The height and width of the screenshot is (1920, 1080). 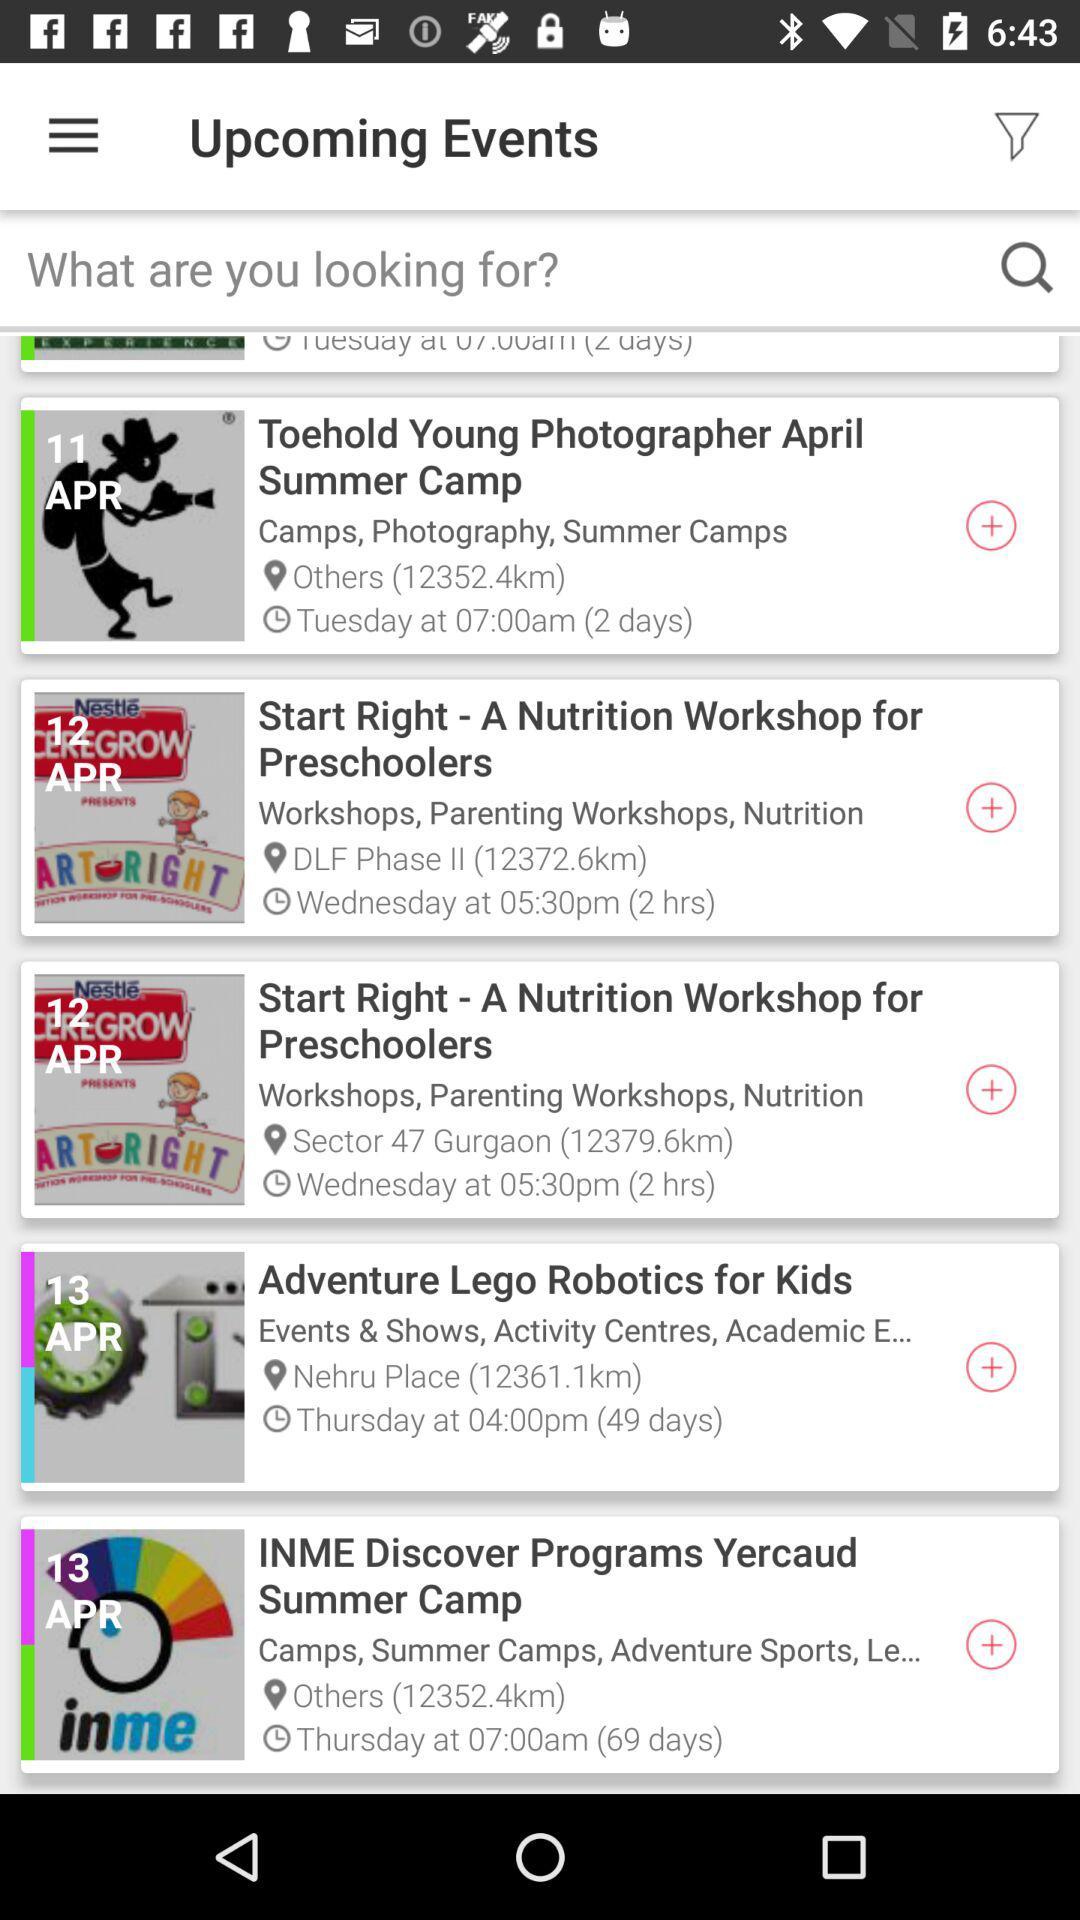 I want to click on the search icon, so click(x=1027, y=266).